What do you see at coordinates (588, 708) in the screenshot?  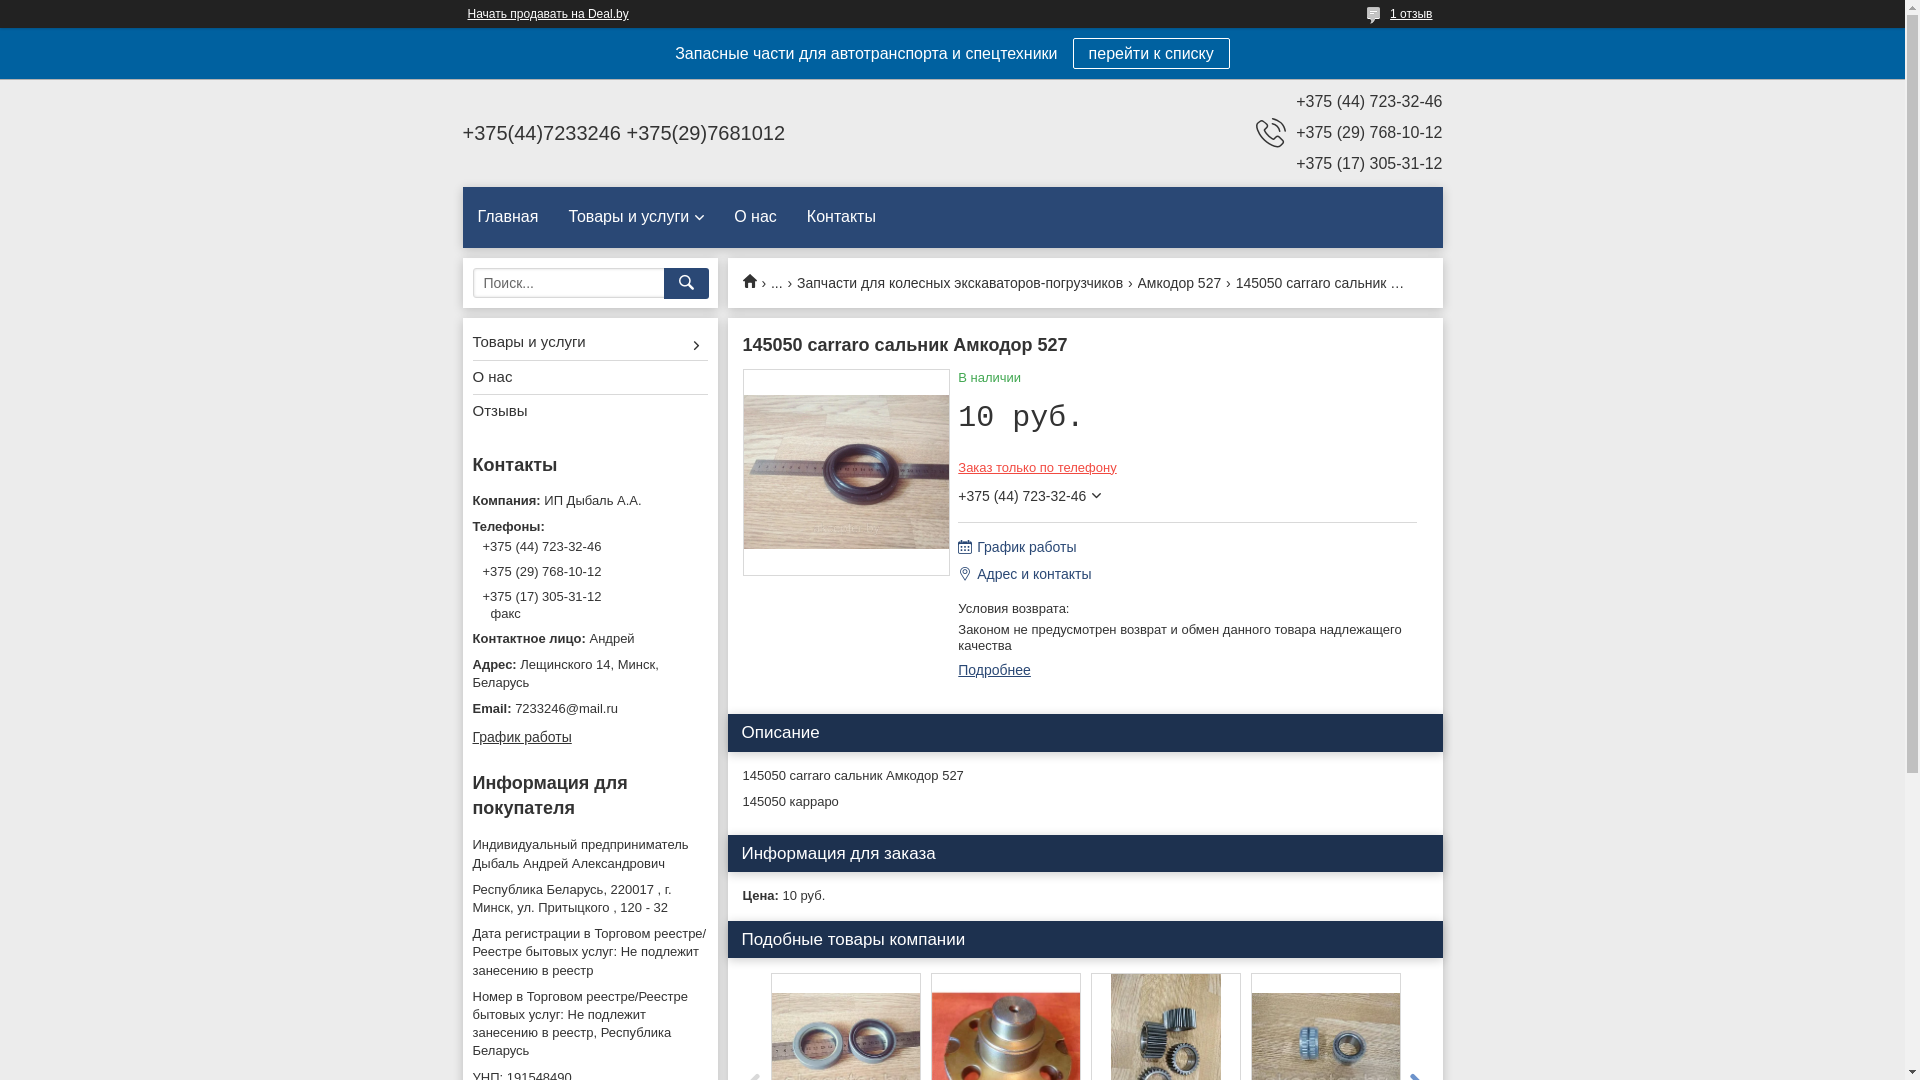 I see `'7233246@mail.ru'` at bounding box center [588, 708].